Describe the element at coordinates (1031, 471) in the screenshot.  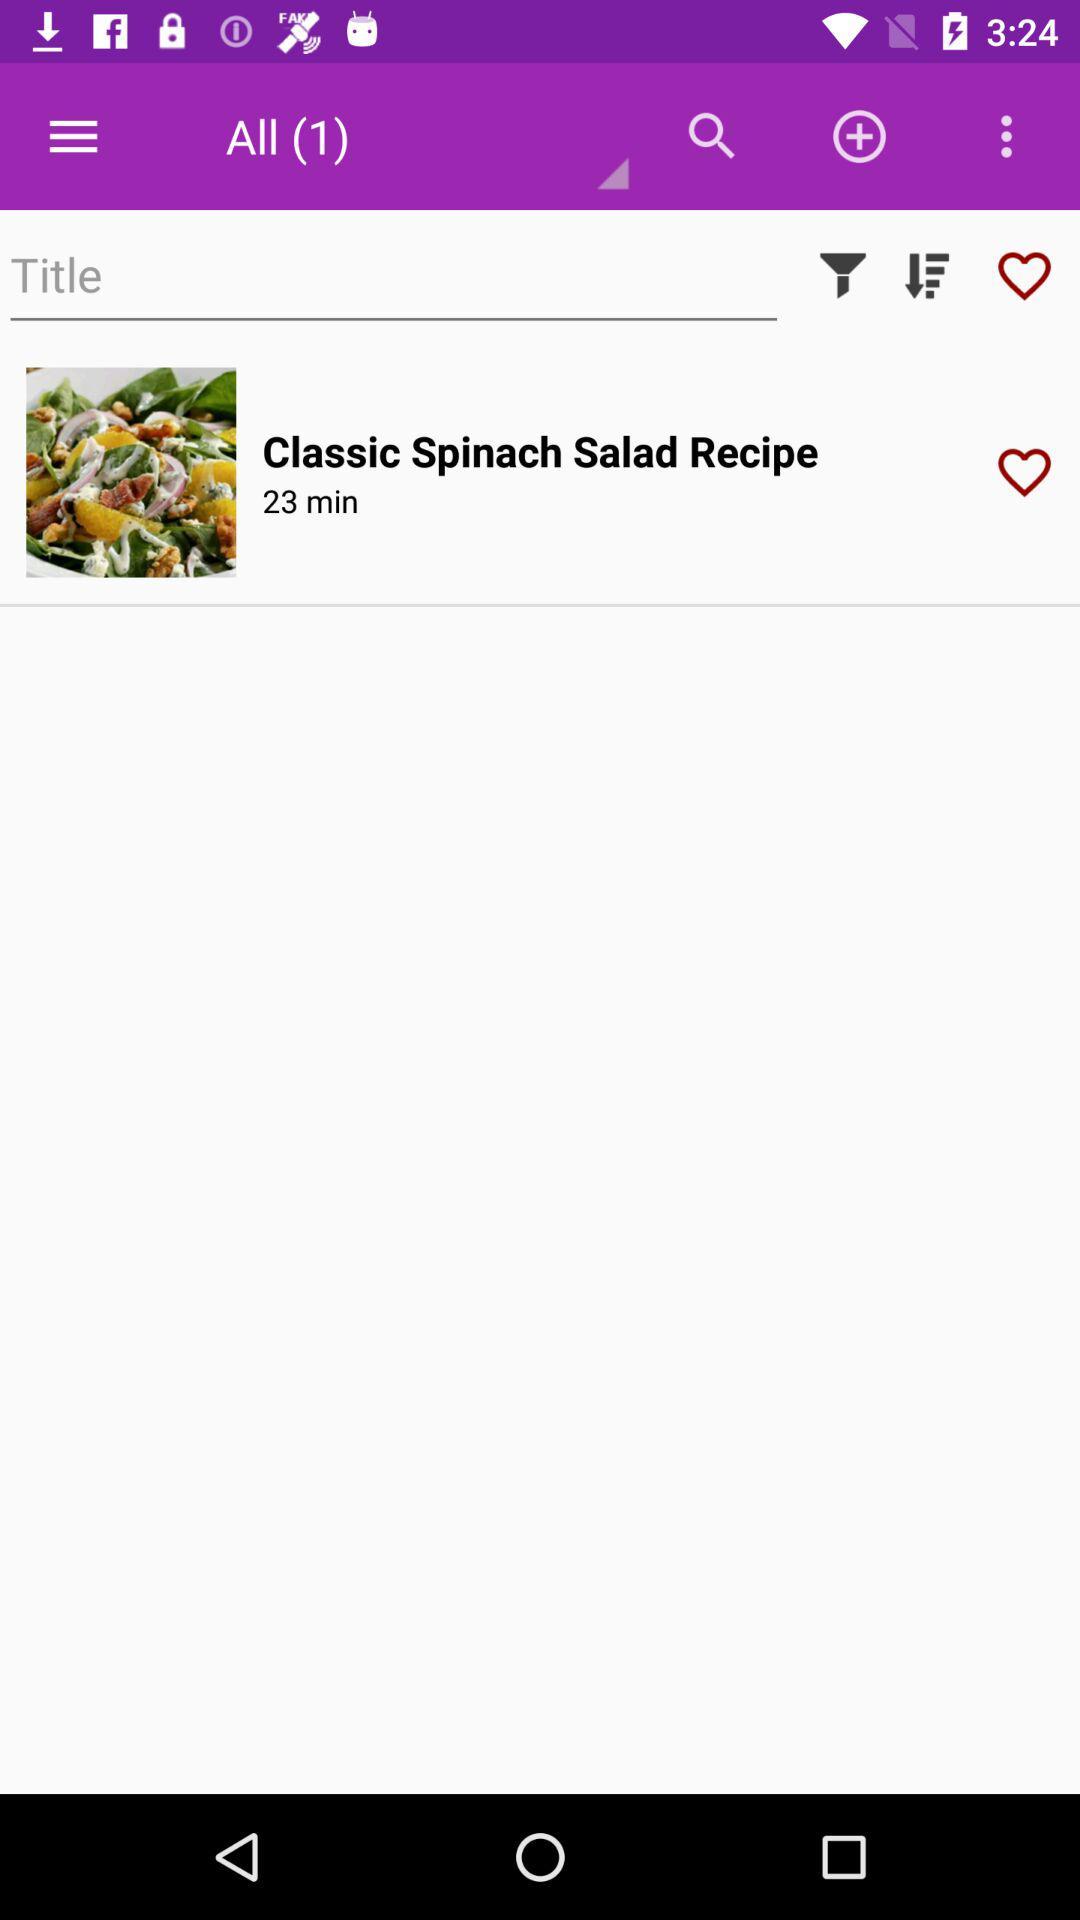
I see `like button` at that location.